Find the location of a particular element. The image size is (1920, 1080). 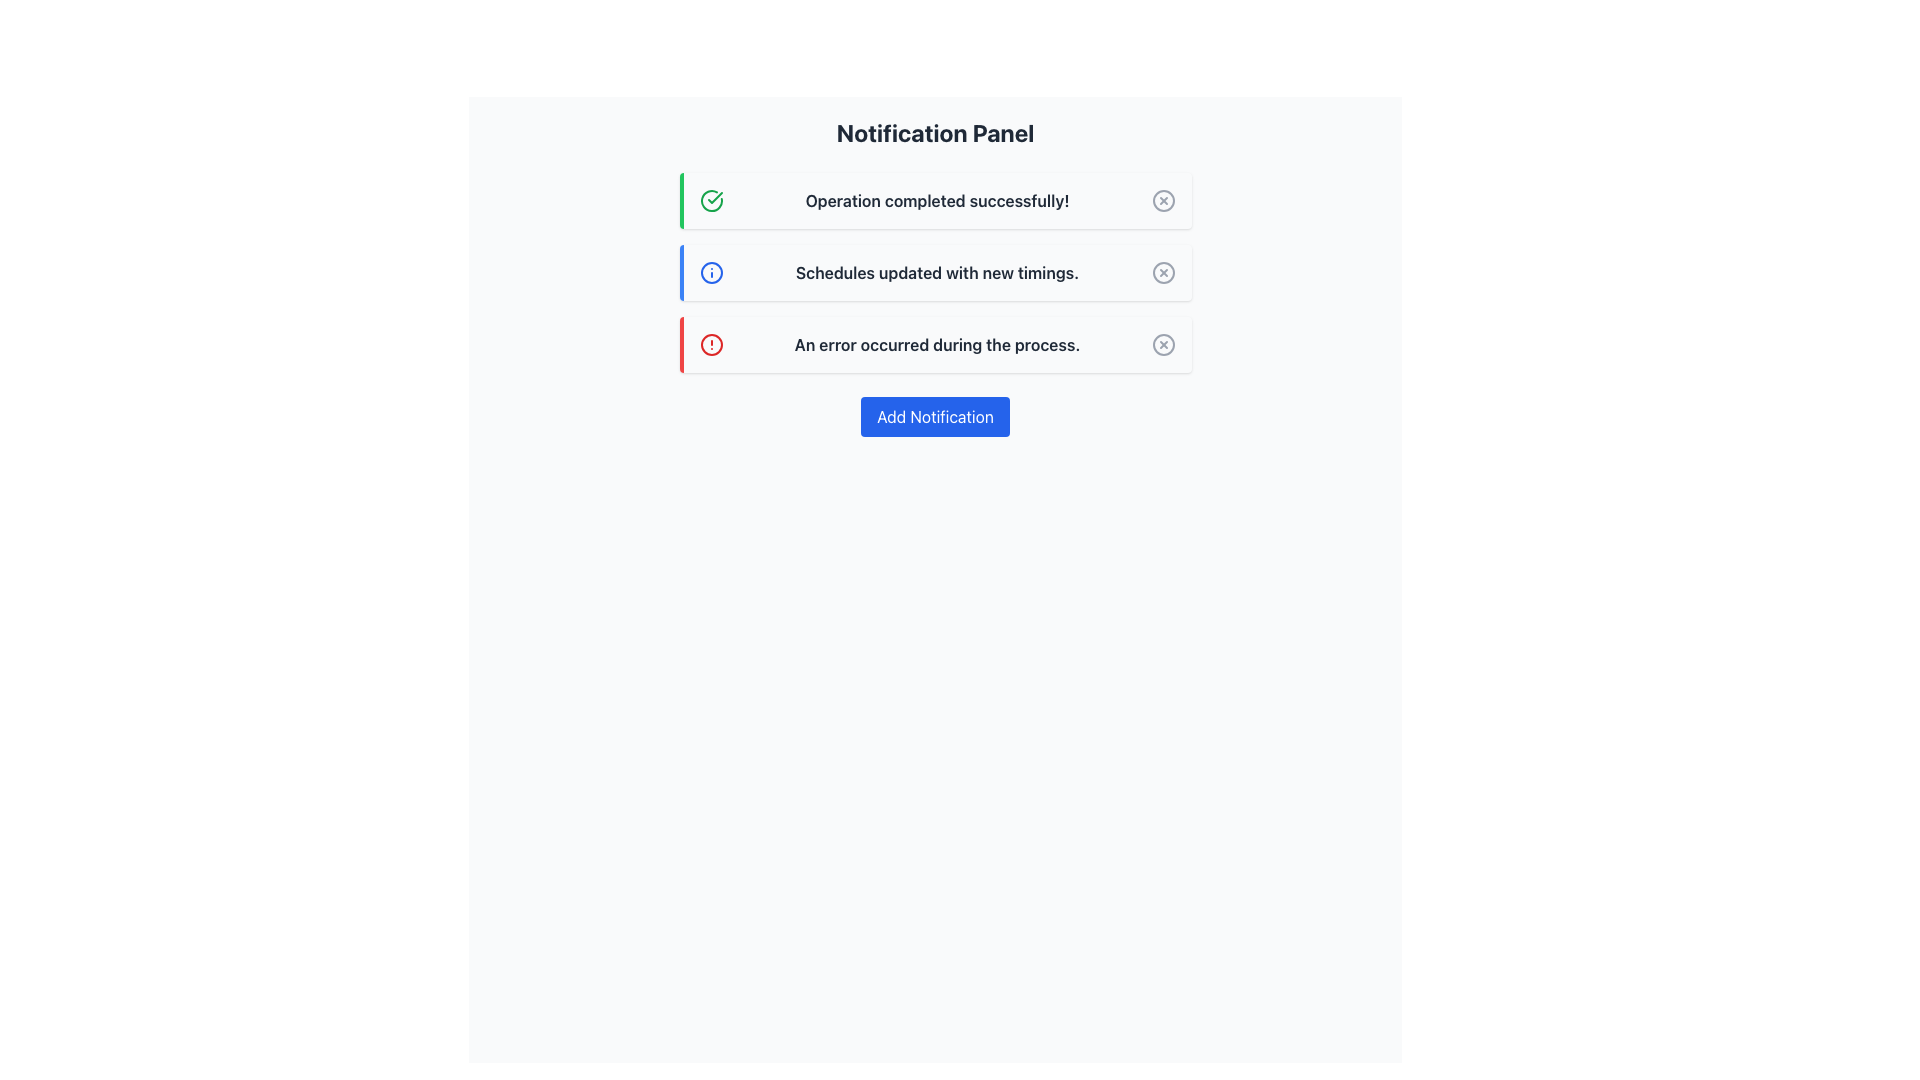

the Decorative Icon that indicates successful operation completion, located next to the text 'Operation completed successfully!' in the first notification row is located at coordinates (711, 200).